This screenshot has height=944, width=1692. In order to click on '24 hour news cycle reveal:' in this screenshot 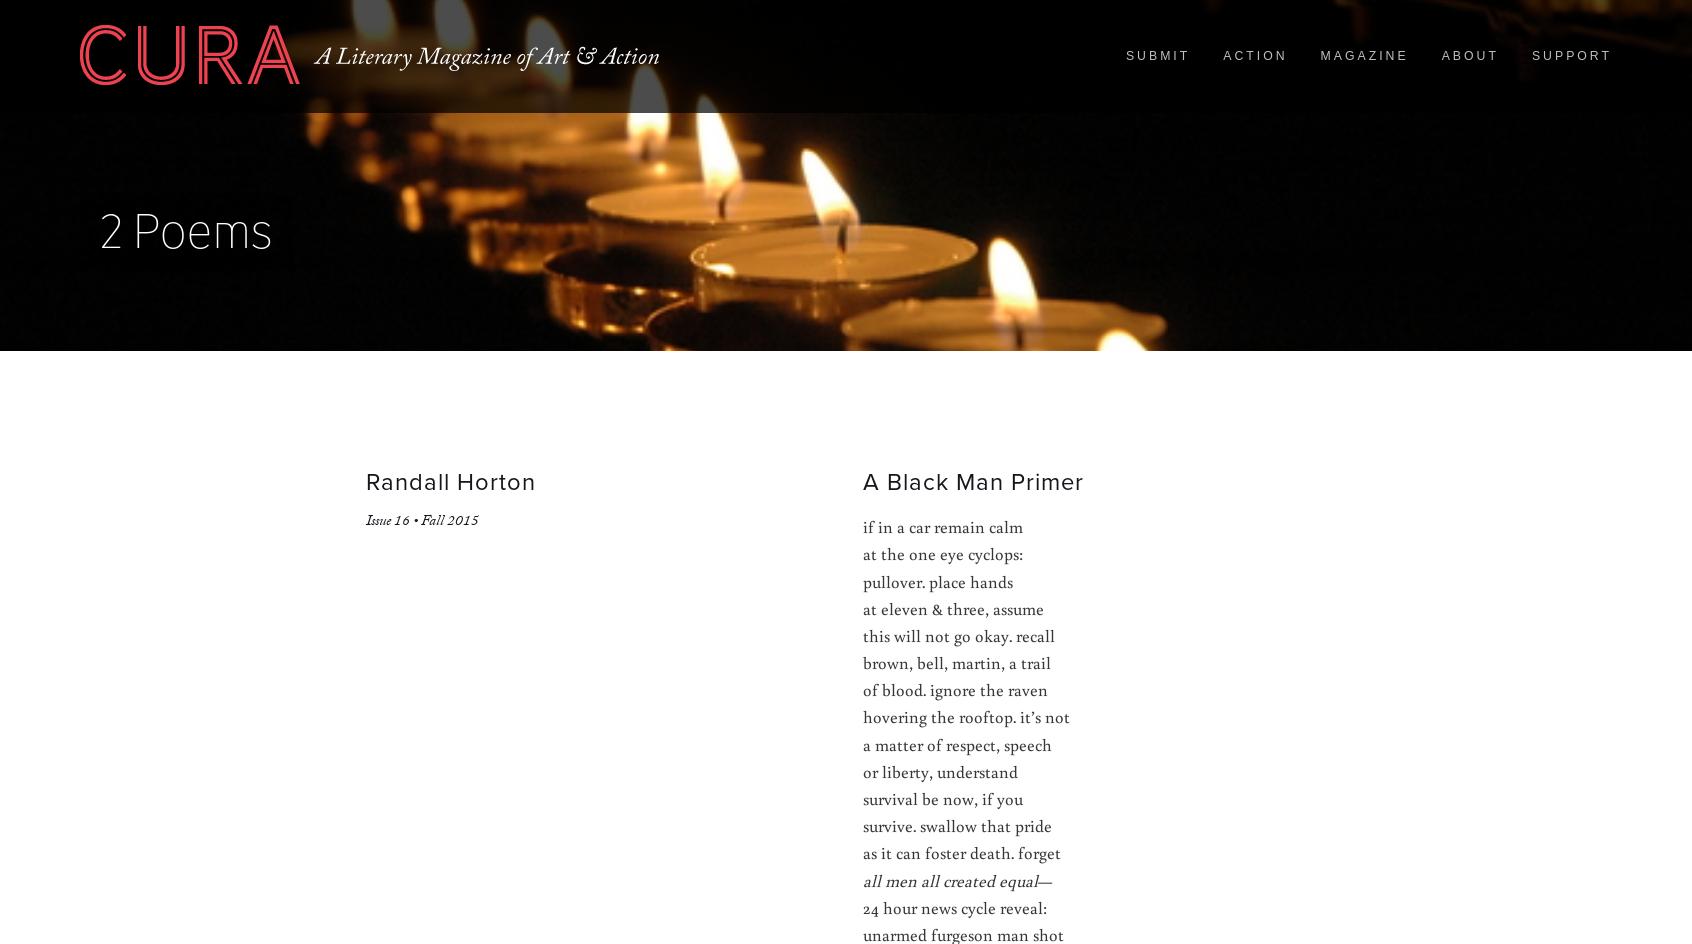, I will do `click(954, 905)`.